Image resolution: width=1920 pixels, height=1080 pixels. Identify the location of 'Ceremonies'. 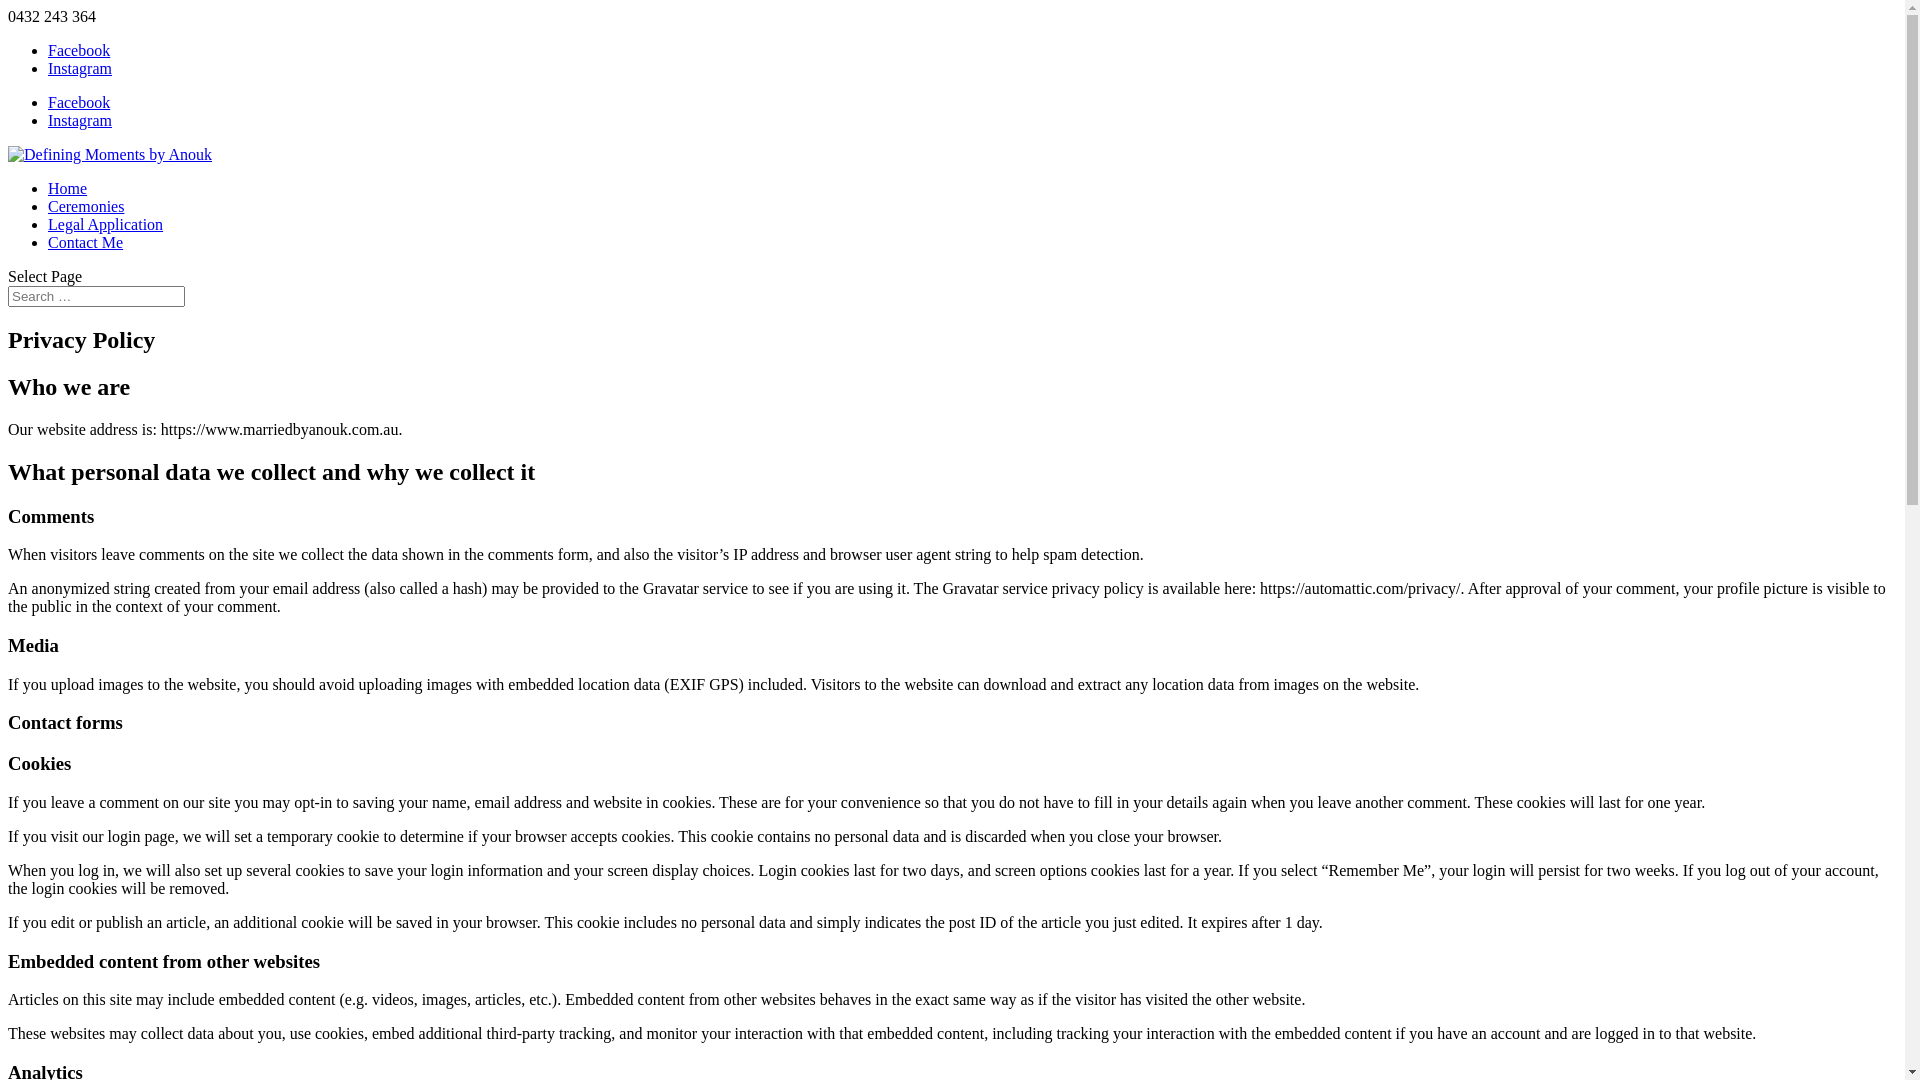
(85, 206).